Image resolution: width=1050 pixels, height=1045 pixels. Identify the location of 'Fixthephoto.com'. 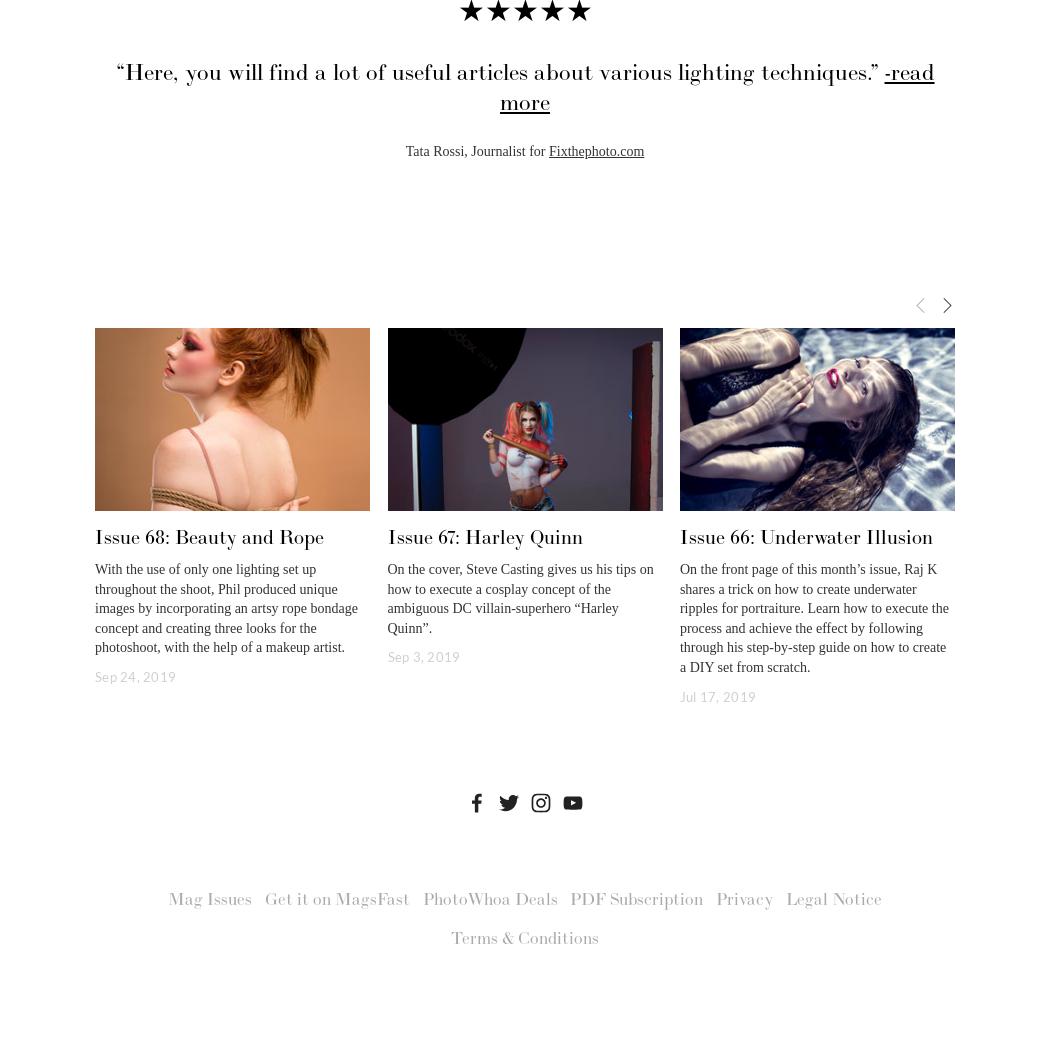
(549, 150).